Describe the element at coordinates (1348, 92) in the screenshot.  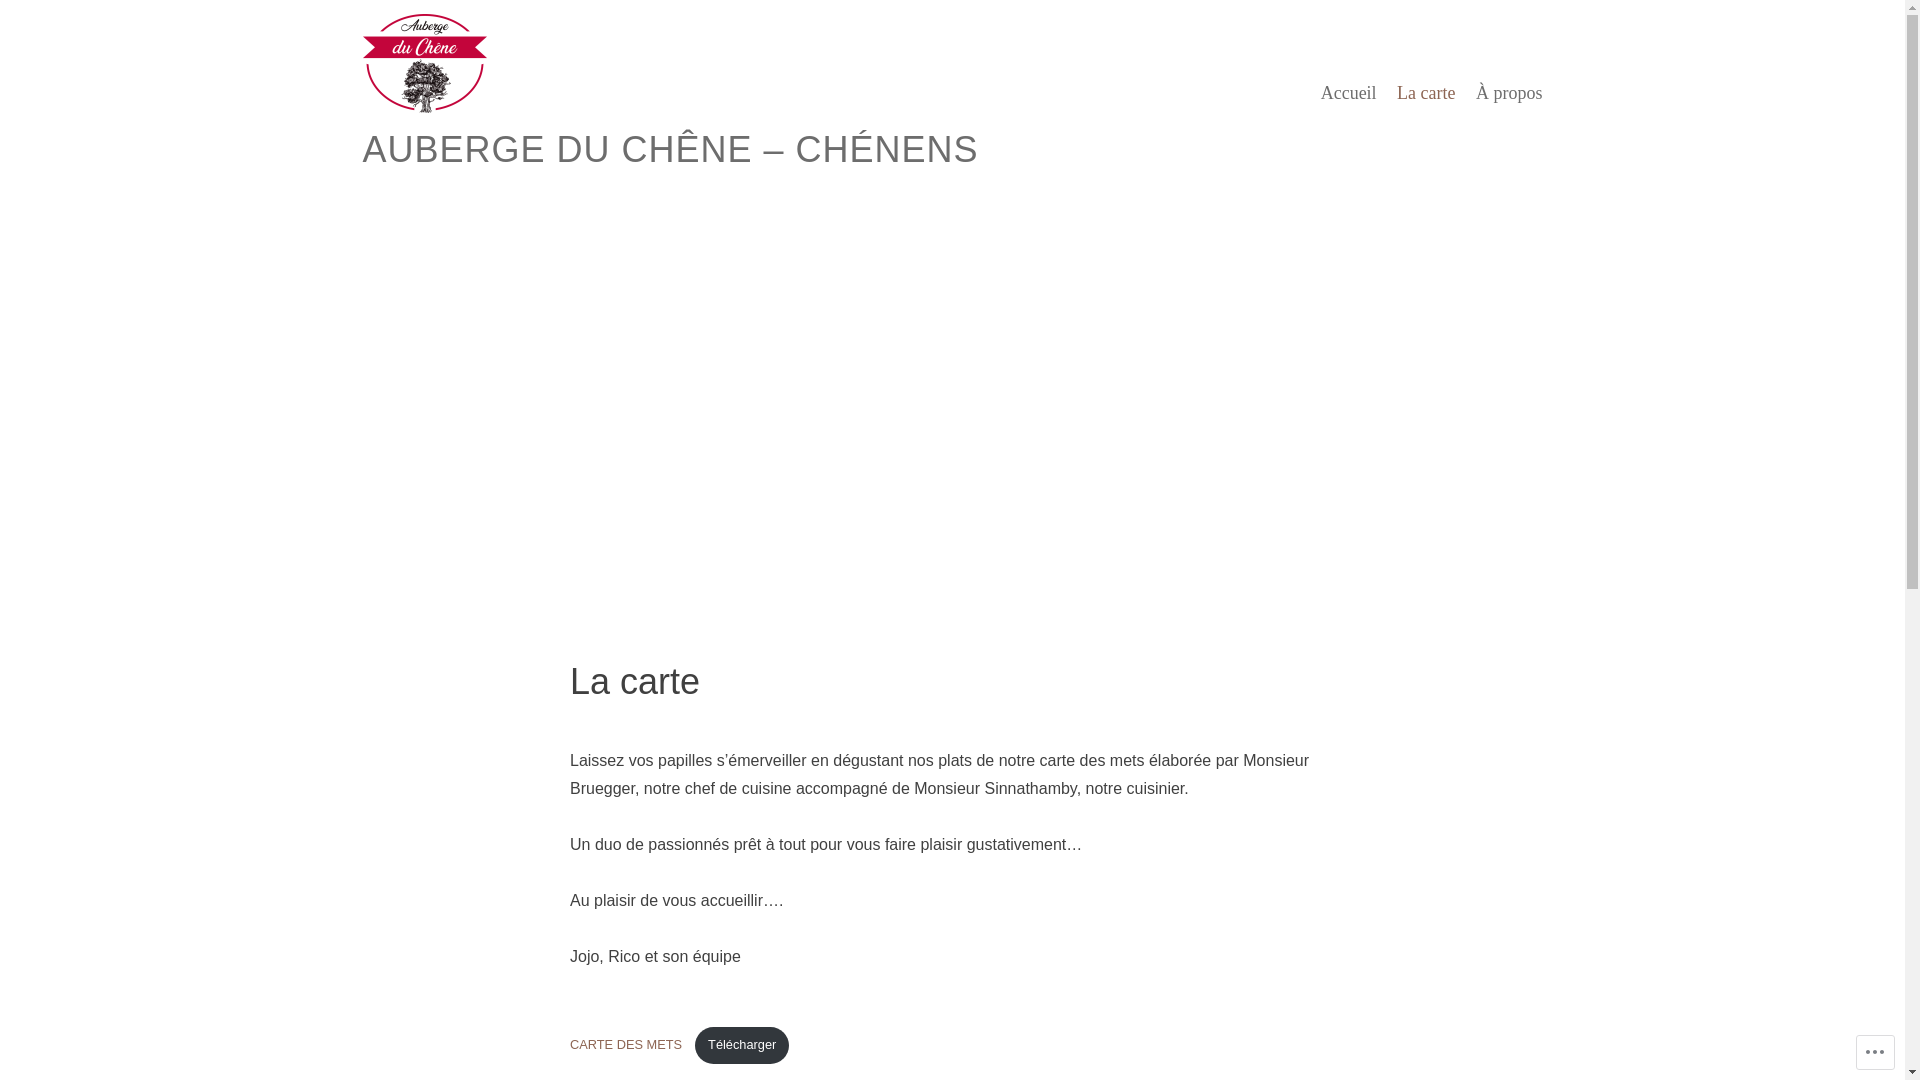
I see `'Accueil'` at that location.